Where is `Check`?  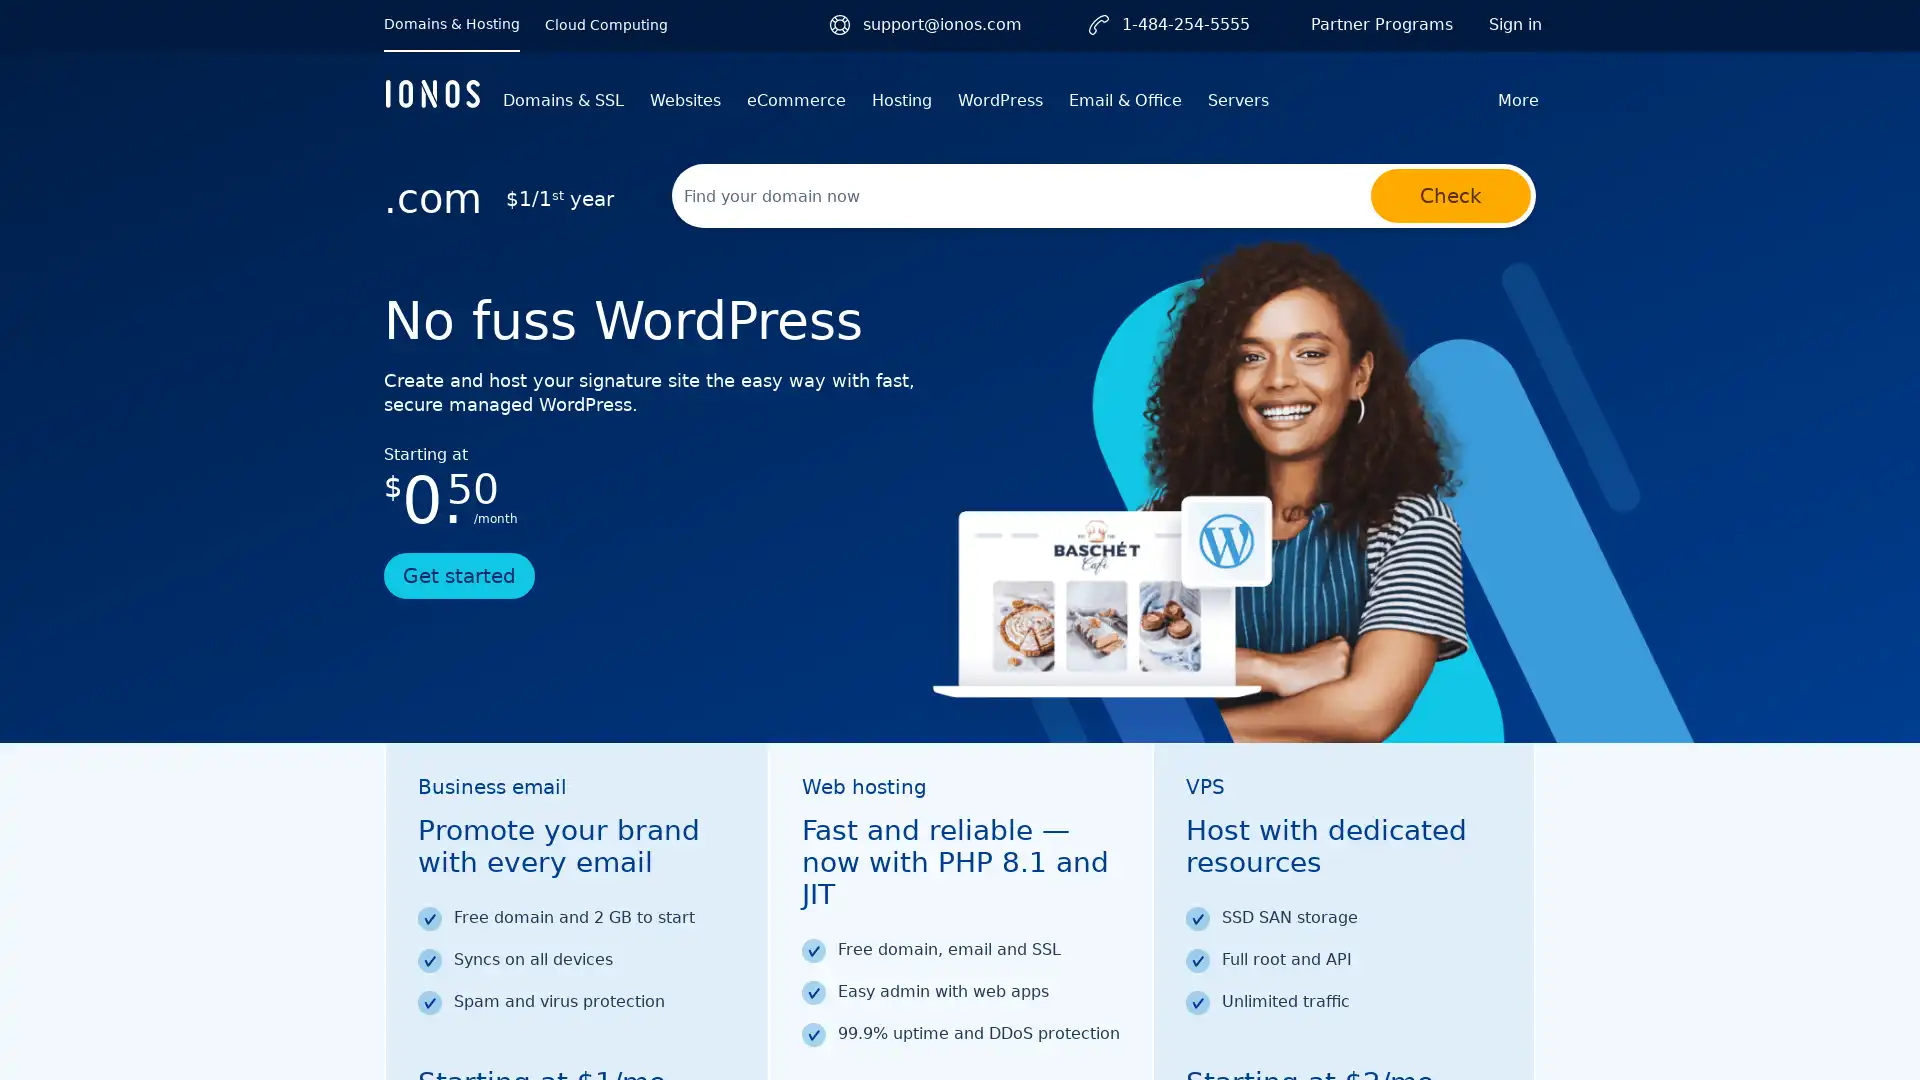 Check is located at coordinates (1450, 196).